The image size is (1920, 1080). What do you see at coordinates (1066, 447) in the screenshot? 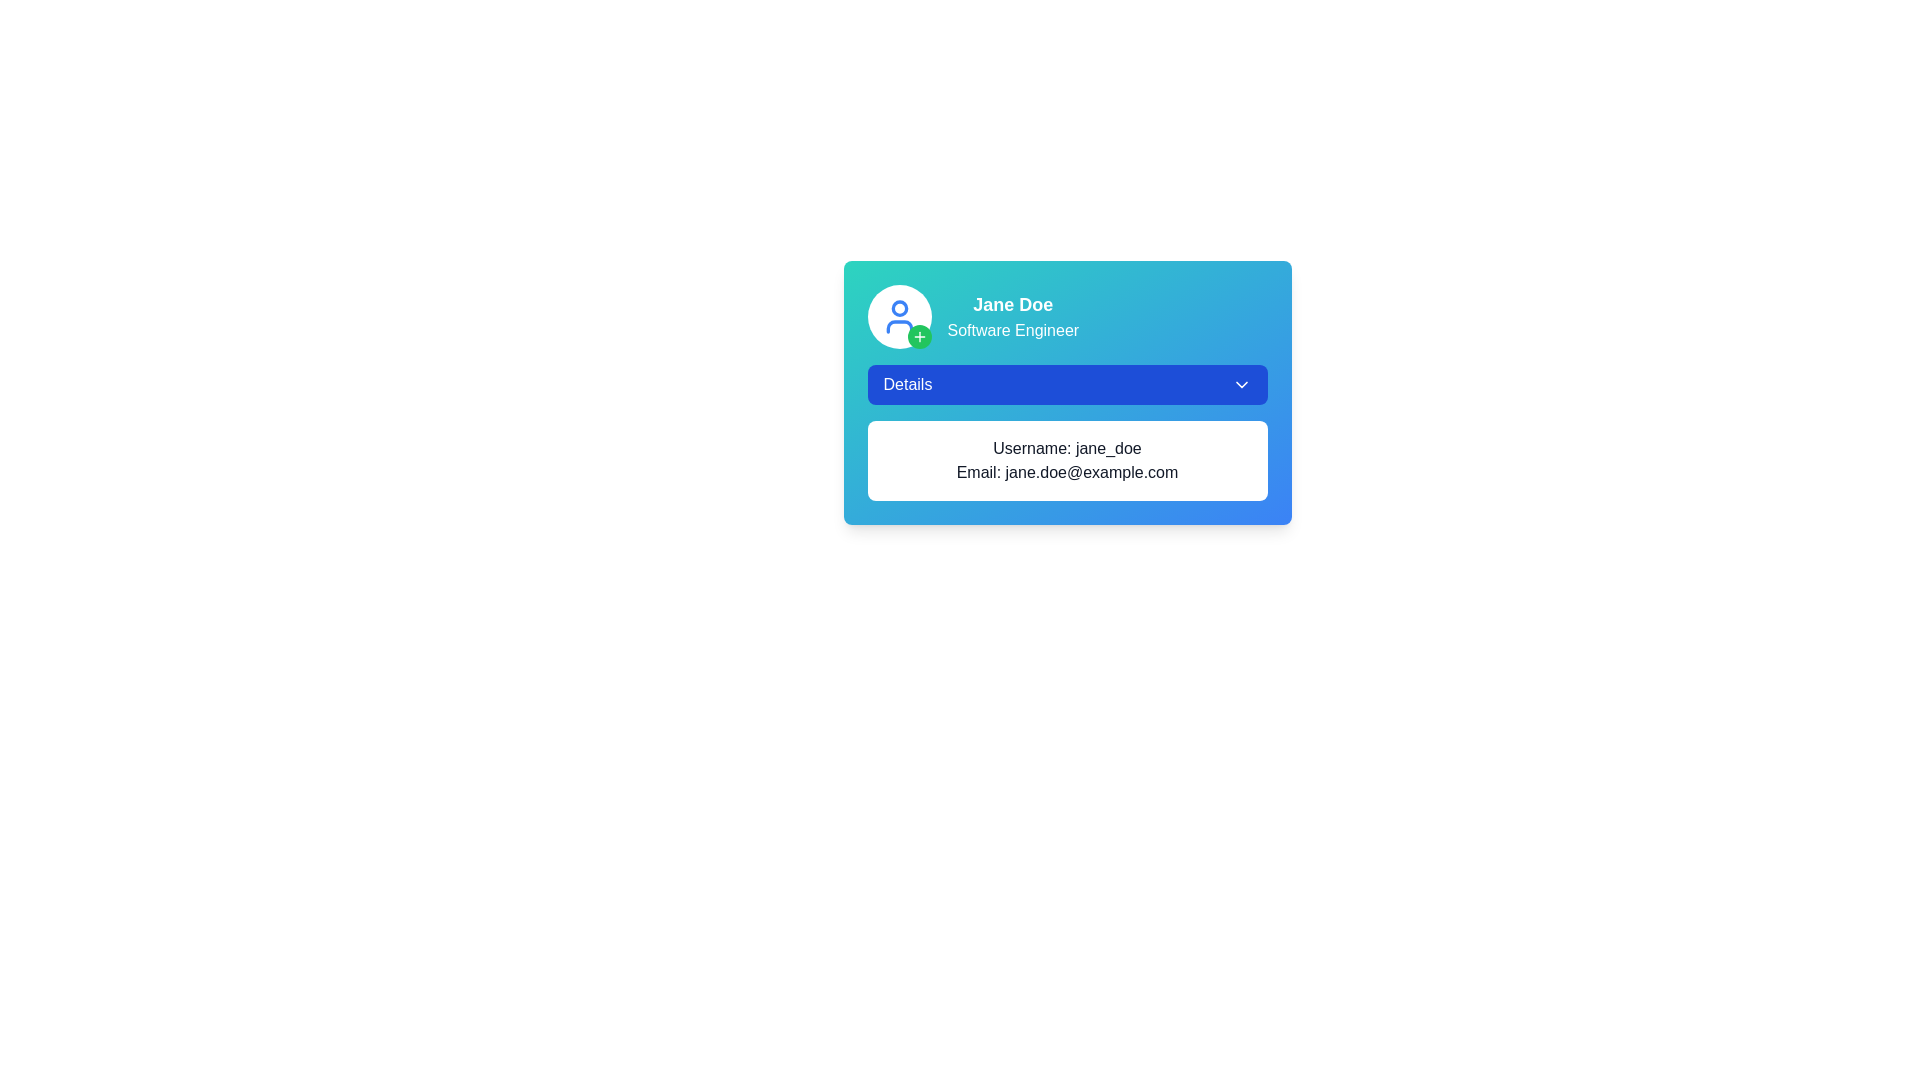
I see `the text label displaying the username 'jane_doe', which is located within a white rounded rectangle box above the email text and below the blue dropdown menu labeled 'Details'` at bounding box center [1066, 447].